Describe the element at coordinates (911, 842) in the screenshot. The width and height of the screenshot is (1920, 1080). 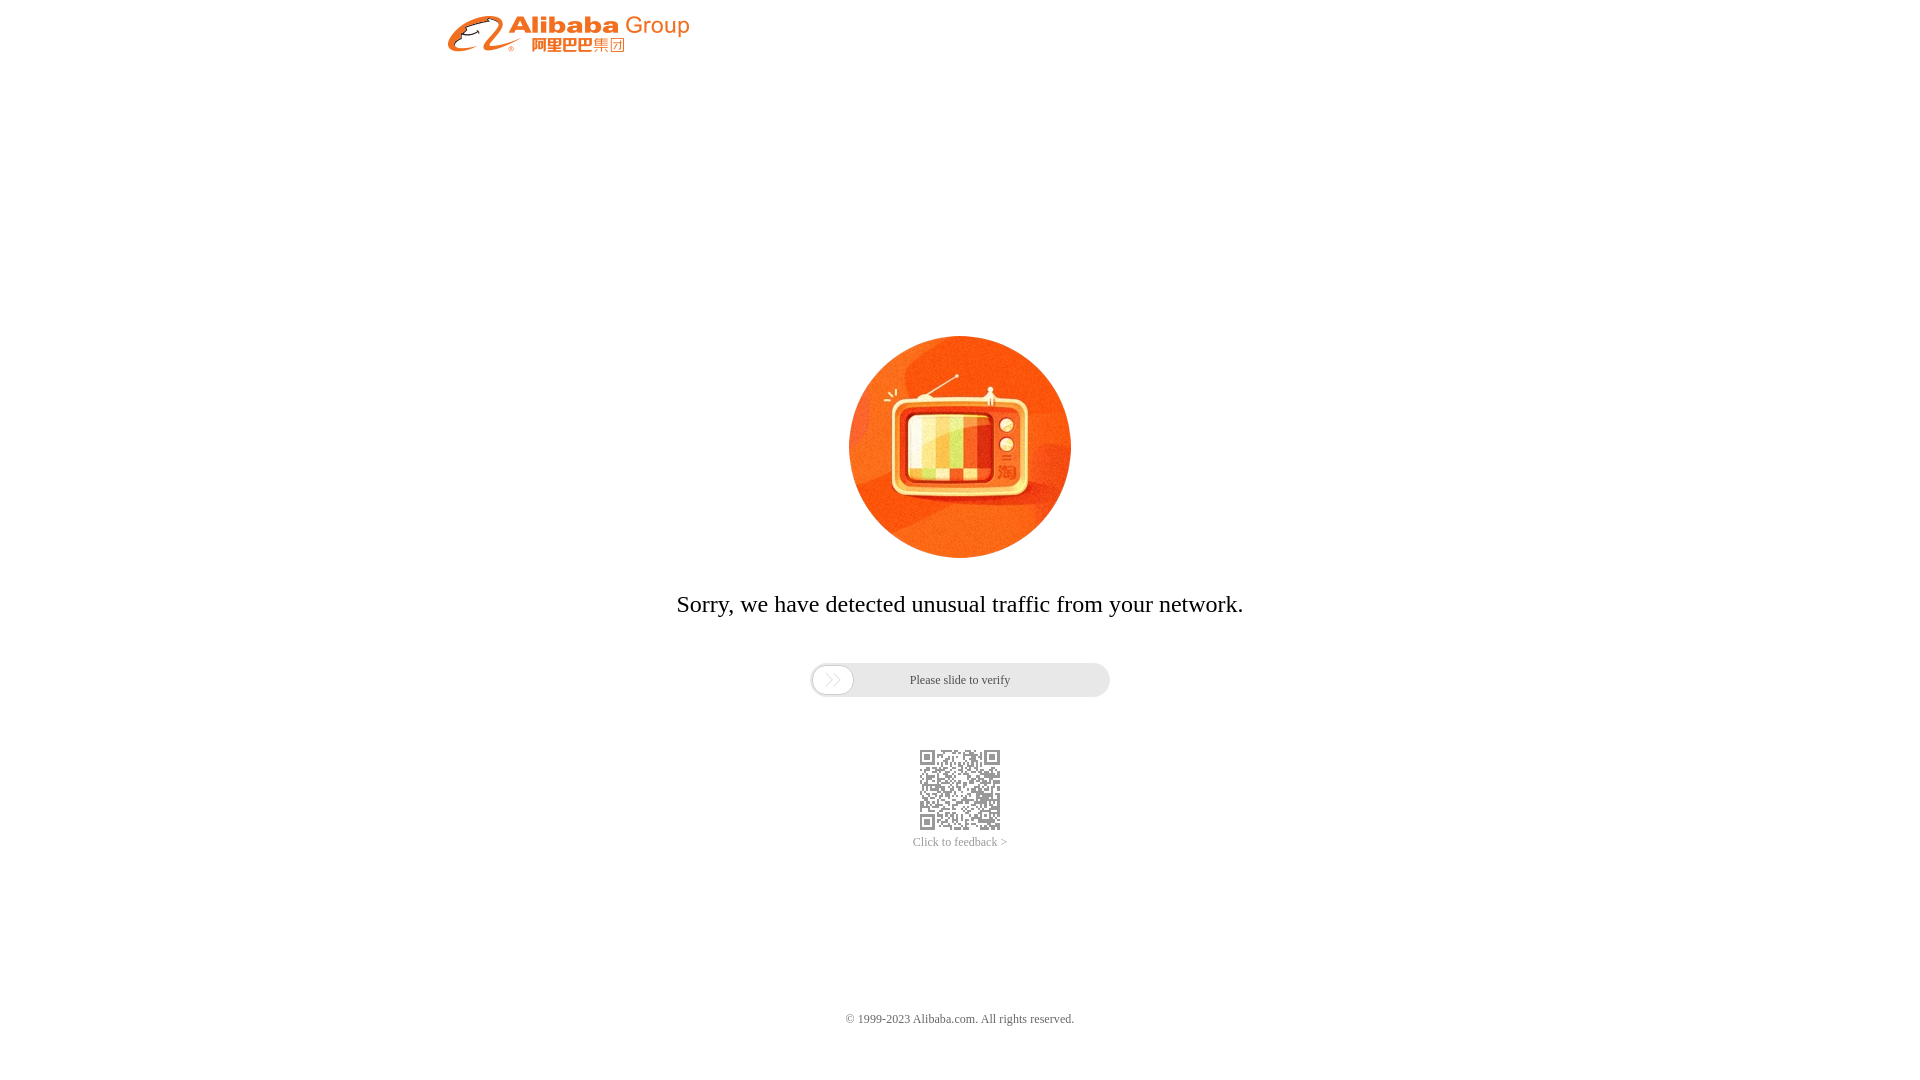
I see `'Click to feedback >'` at that location.